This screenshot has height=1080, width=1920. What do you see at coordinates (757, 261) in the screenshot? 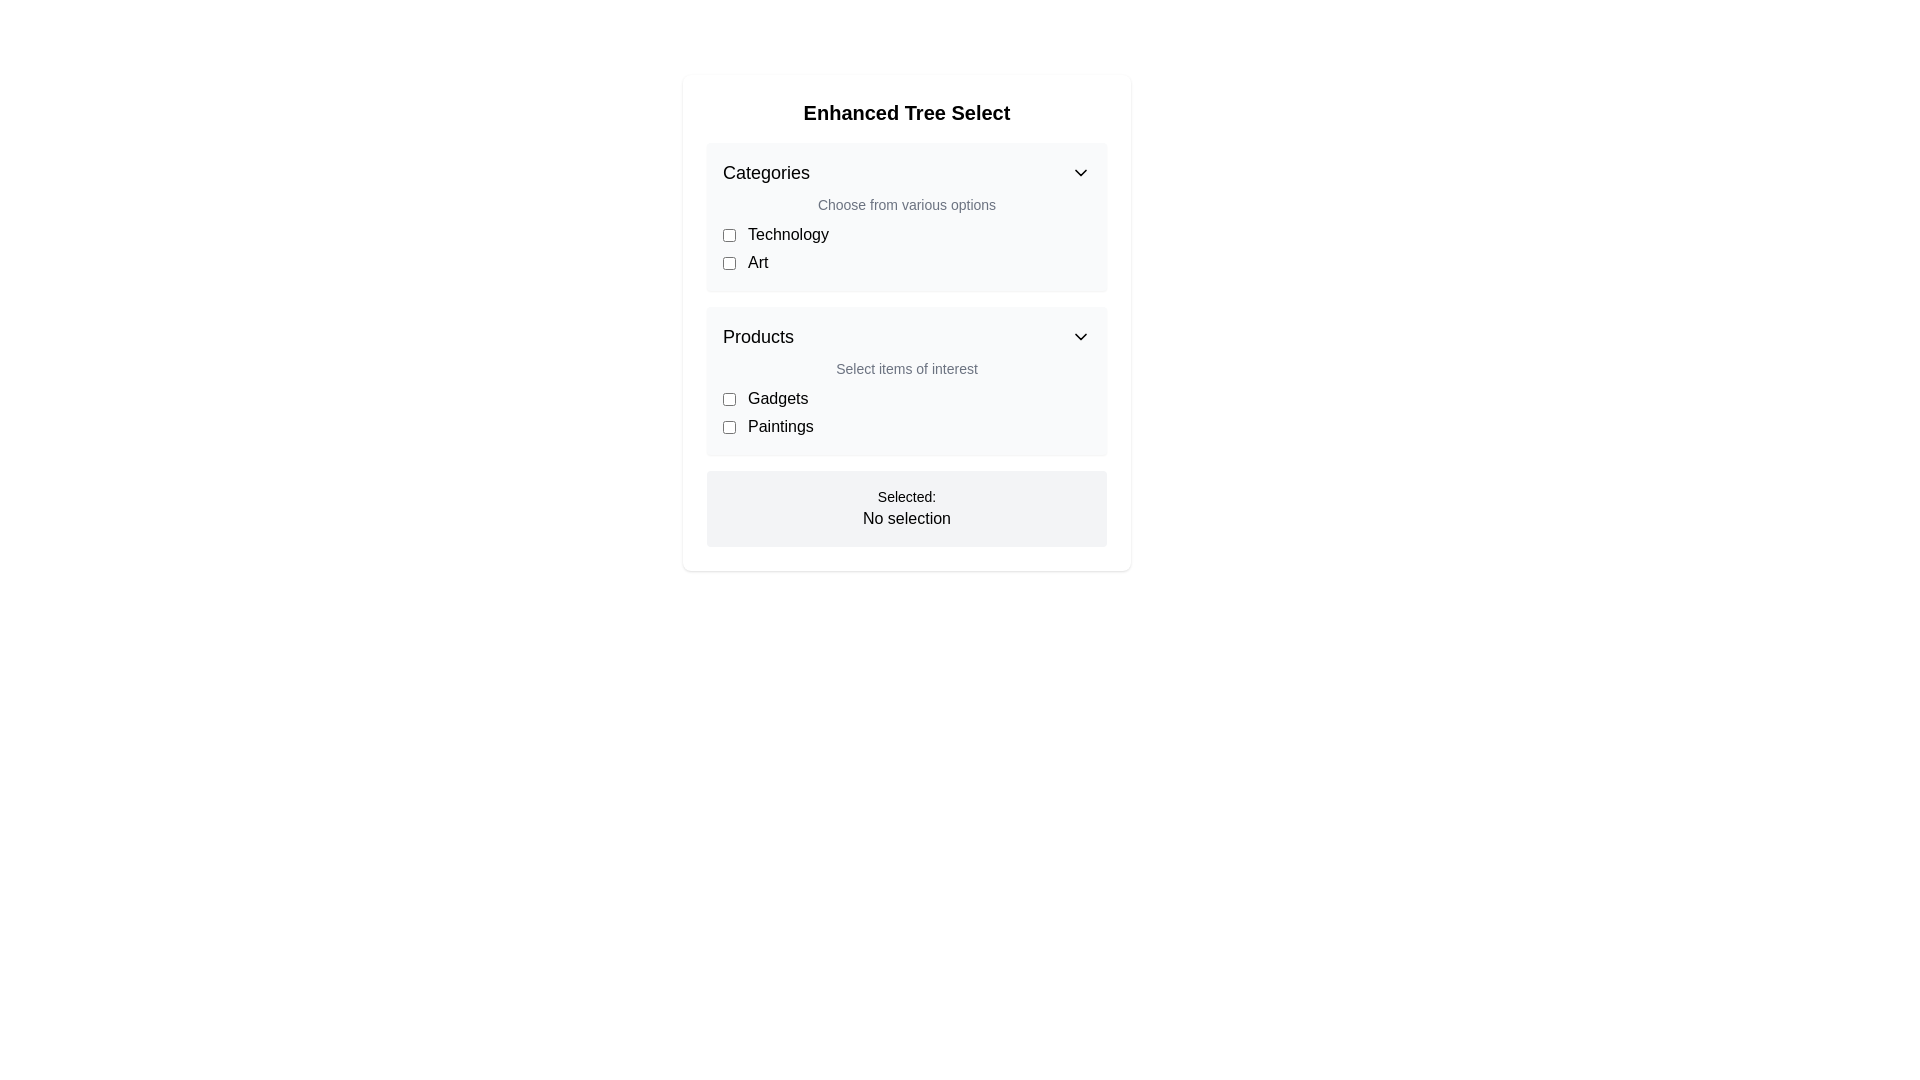
I see `the text label displaying 'Art' which is located under the 'Categories' section, adjacent to a checkbox` at bounding box center [757, 261].